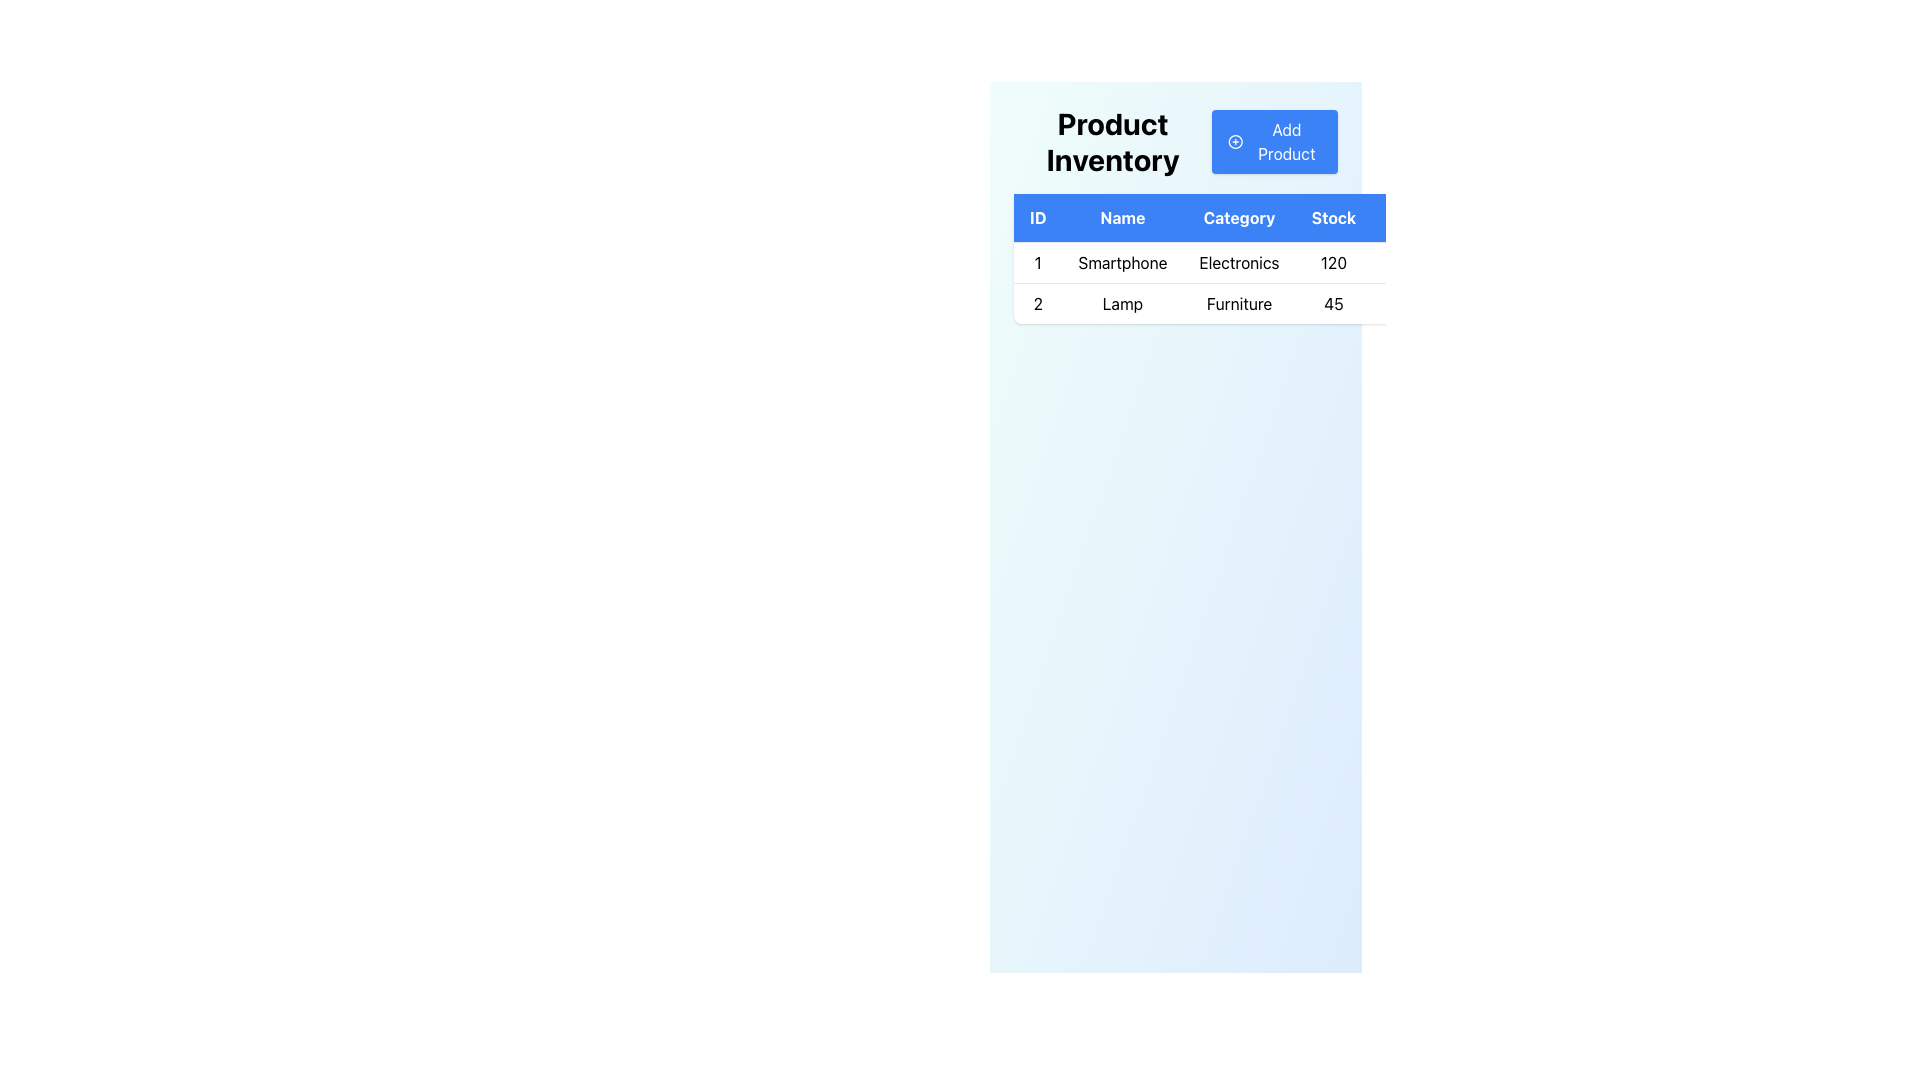 This screenshot has height=1080, width=1920. I want to click on the textual numeric value '1' in the 'ID' field of the 'Product Inventory' table, which is displayed in a sans-serif font and centered within its rectangular area, so click(1038, 261).